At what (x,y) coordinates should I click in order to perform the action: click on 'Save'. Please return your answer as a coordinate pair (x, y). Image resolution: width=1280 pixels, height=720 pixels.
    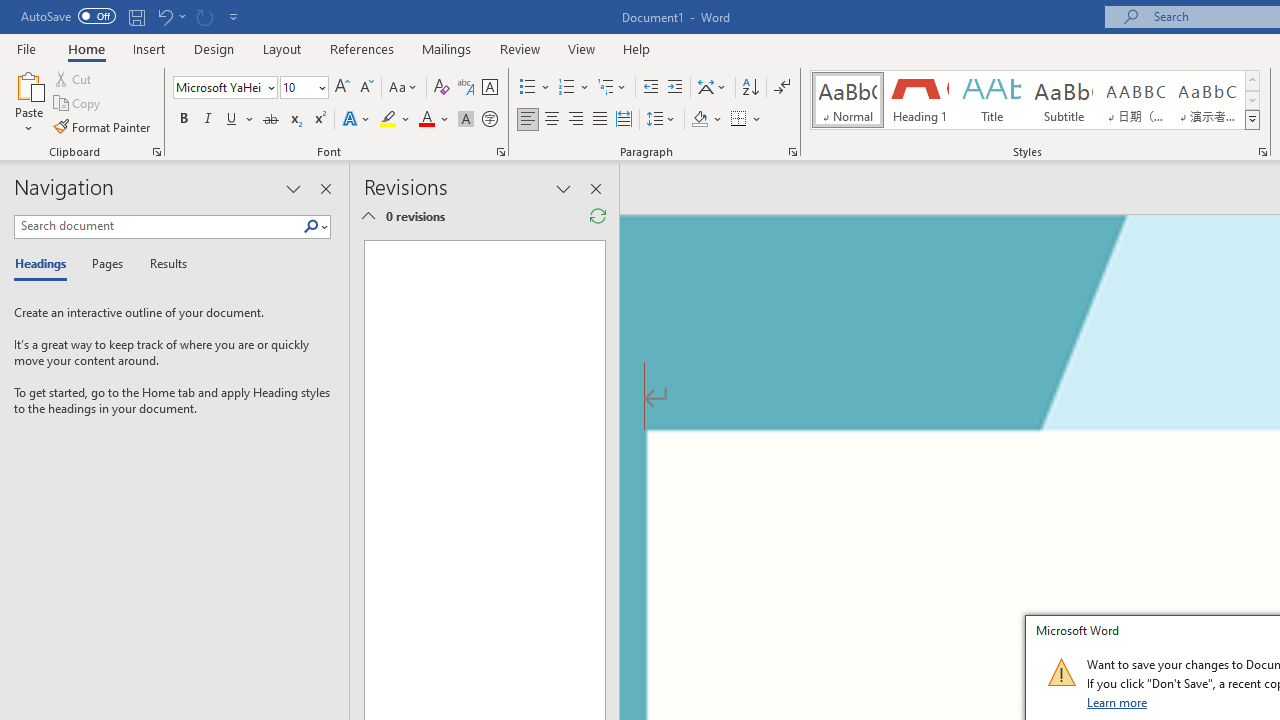
    Looking at the image, I should click on (135, 16).